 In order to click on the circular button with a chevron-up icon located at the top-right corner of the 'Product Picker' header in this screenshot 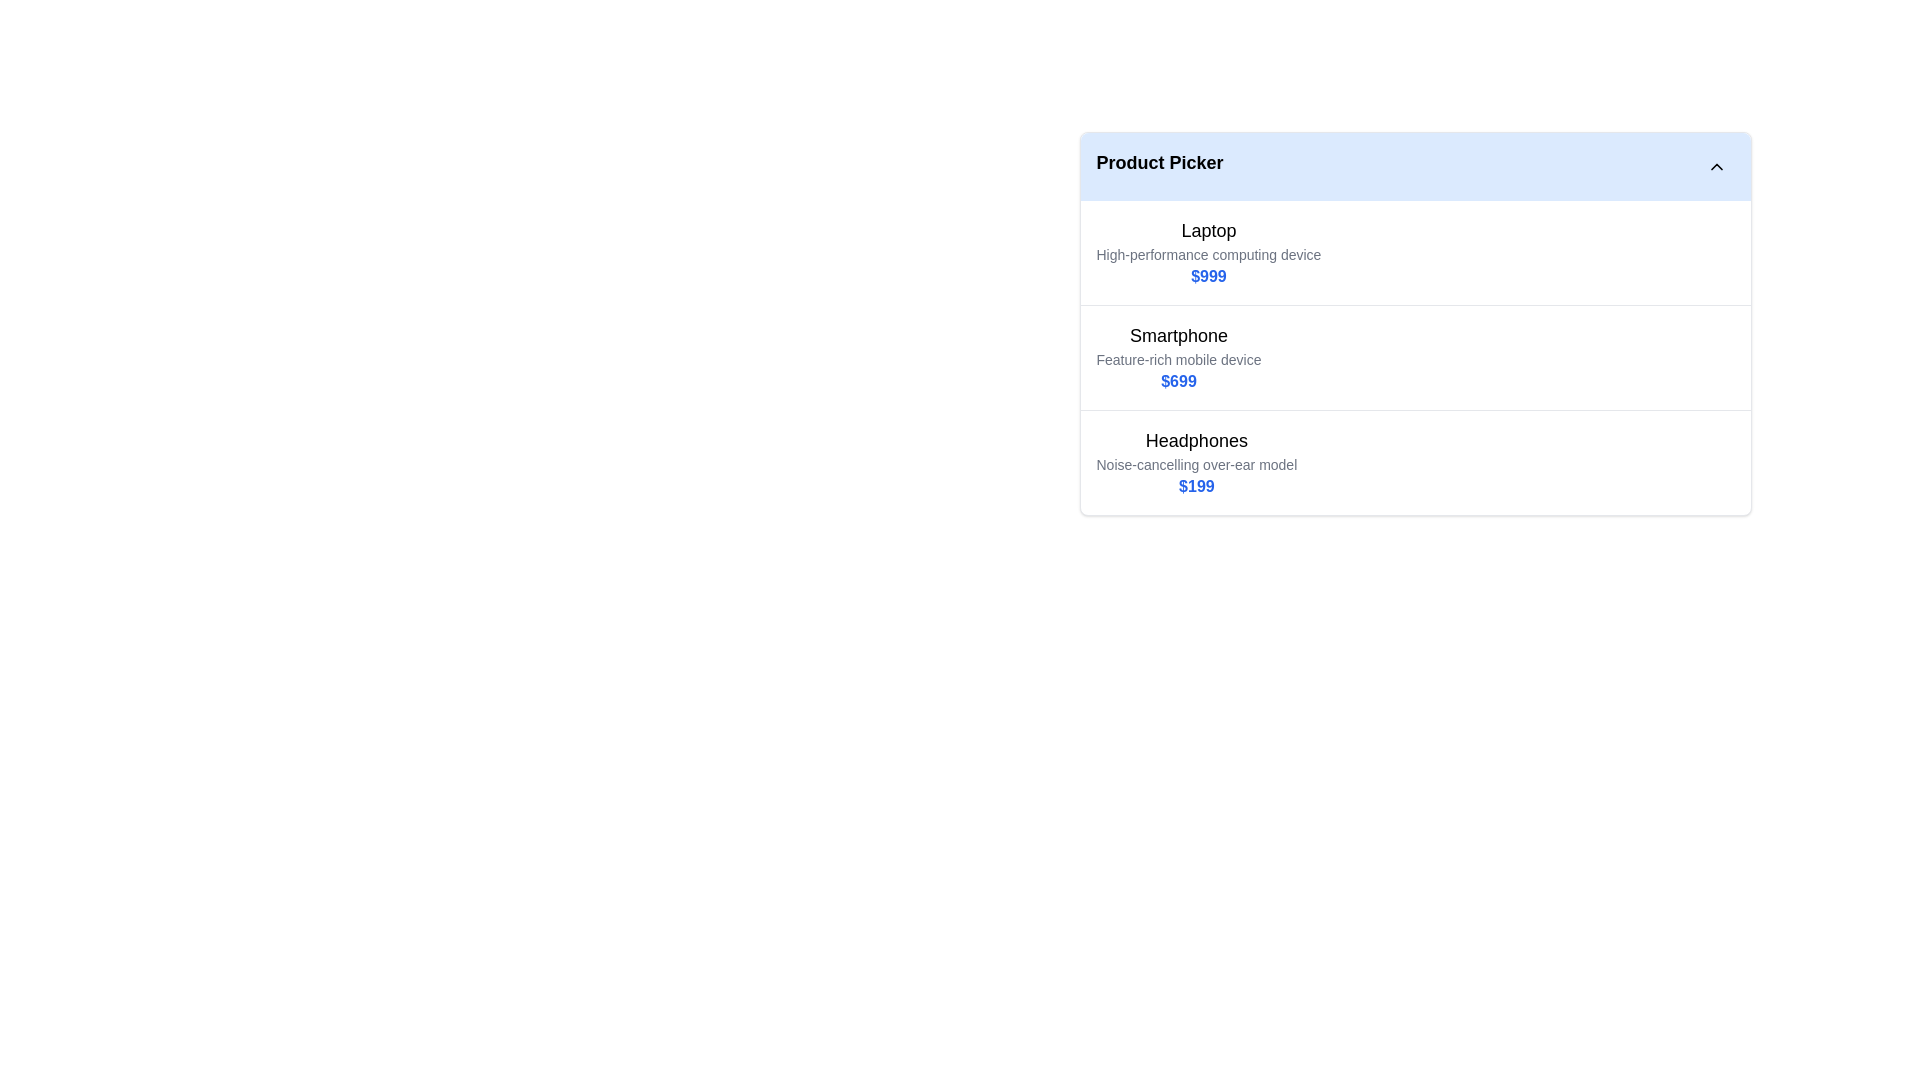, I will do `click(1715, 165)`.